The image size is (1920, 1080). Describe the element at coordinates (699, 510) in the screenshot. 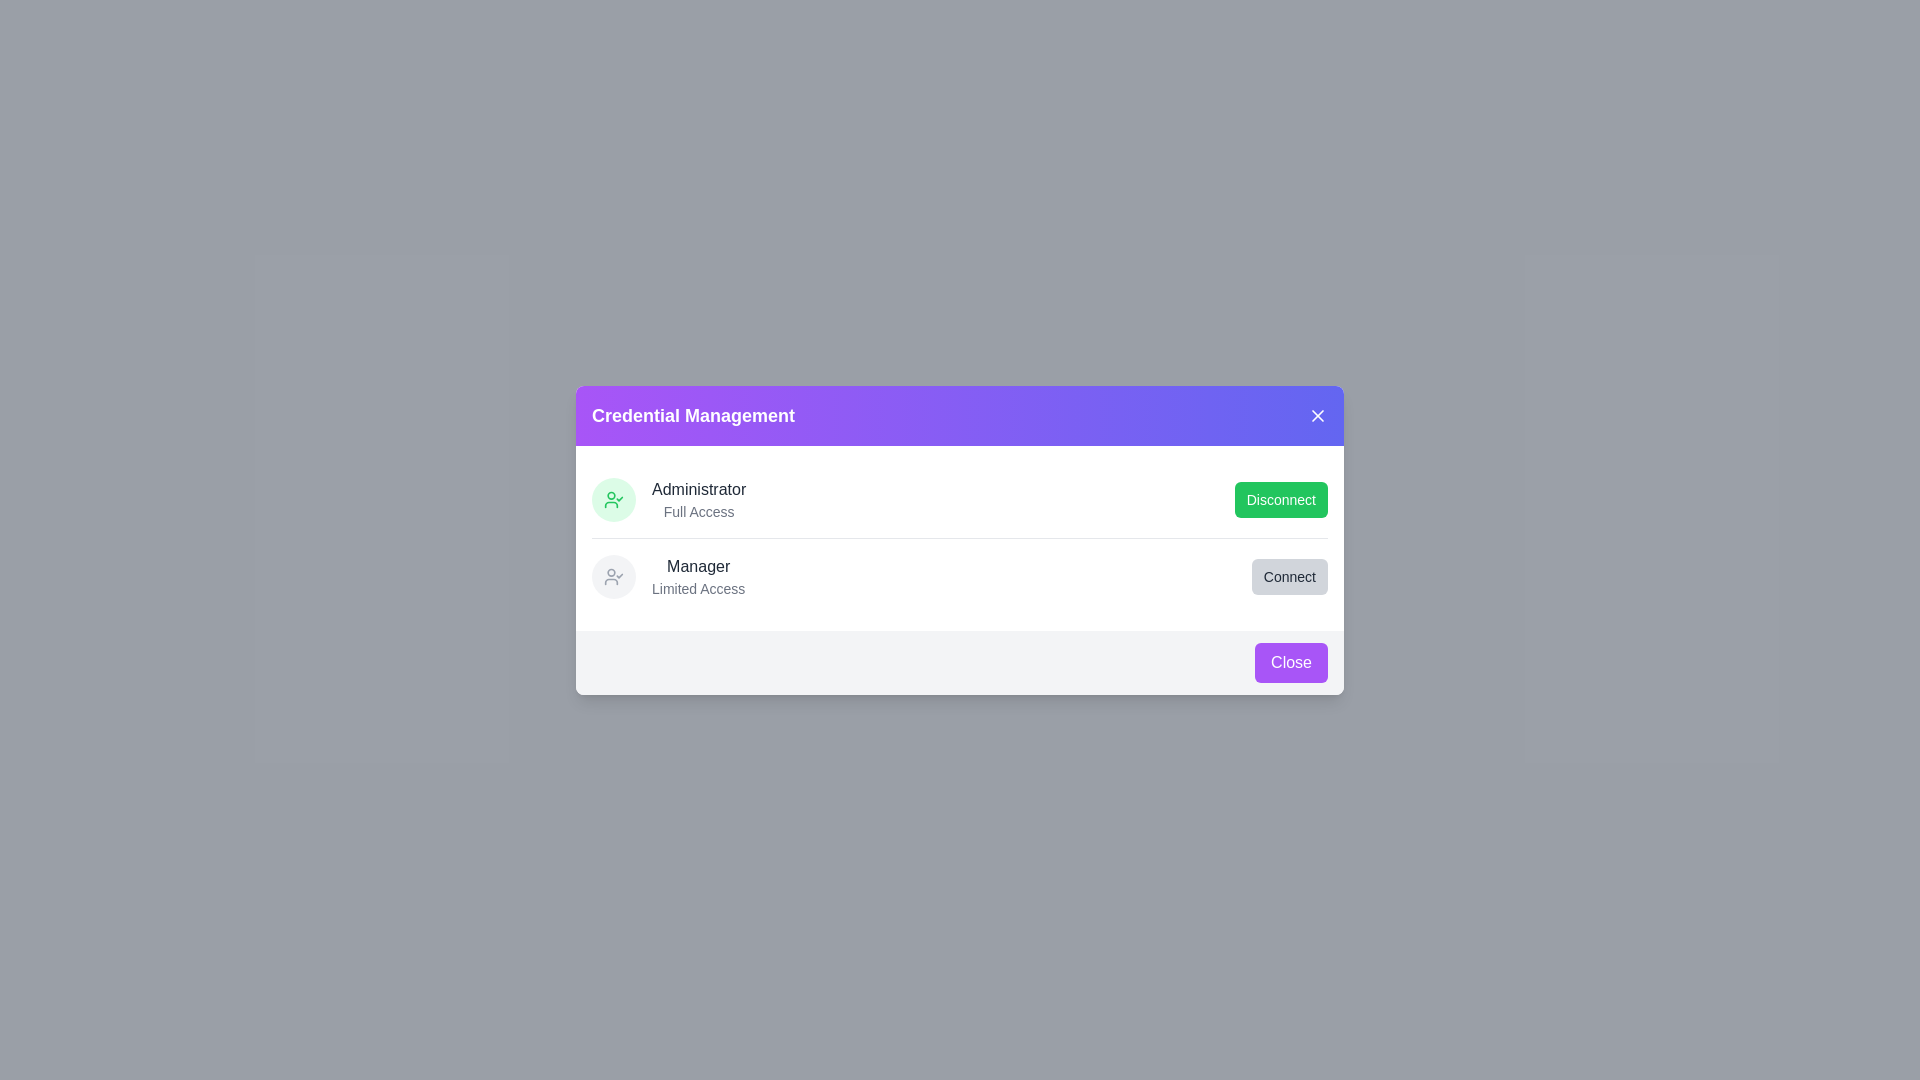

I see `the static text element that conveys the access level associated with the 'Administrator' label located directly beneath it` at that location.